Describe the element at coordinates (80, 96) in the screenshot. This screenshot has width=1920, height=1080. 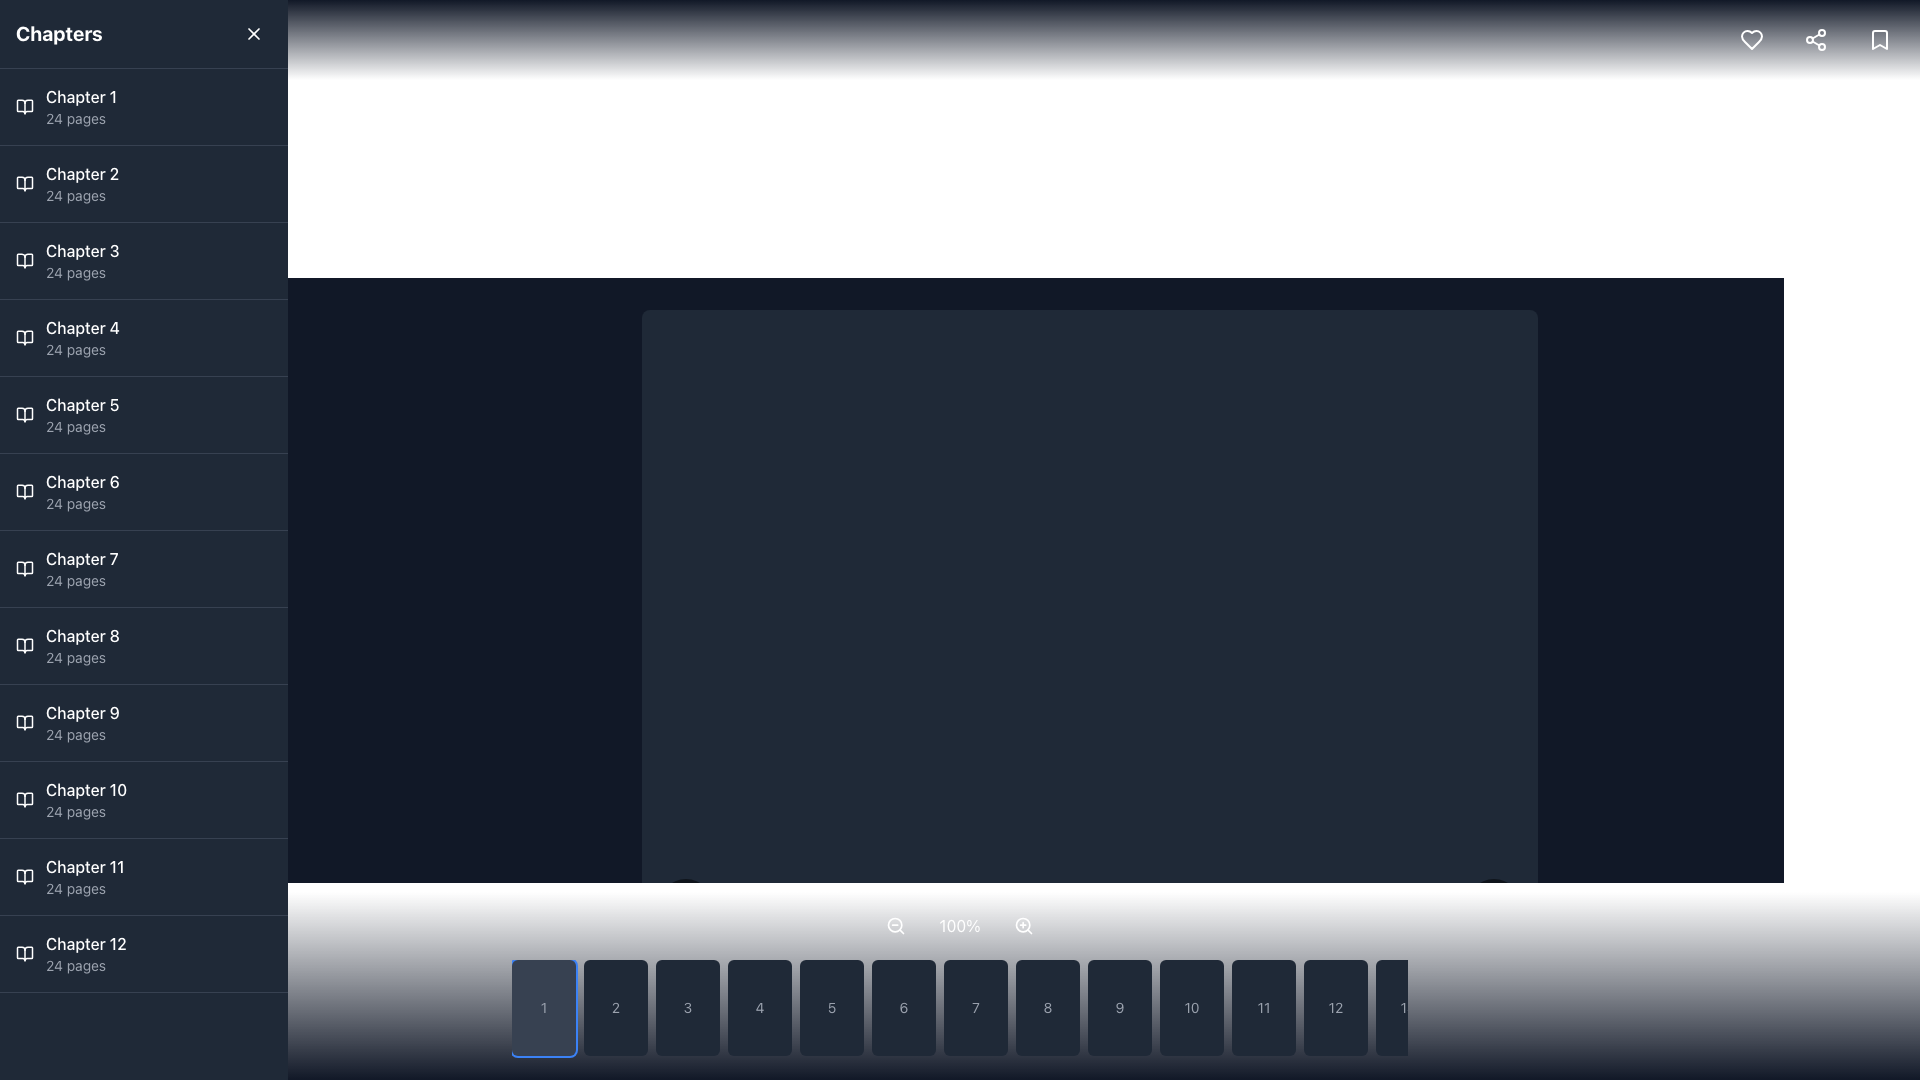
I see `the Text label that denotes Chapter 1 in the sidebar list of chapters` at that location.